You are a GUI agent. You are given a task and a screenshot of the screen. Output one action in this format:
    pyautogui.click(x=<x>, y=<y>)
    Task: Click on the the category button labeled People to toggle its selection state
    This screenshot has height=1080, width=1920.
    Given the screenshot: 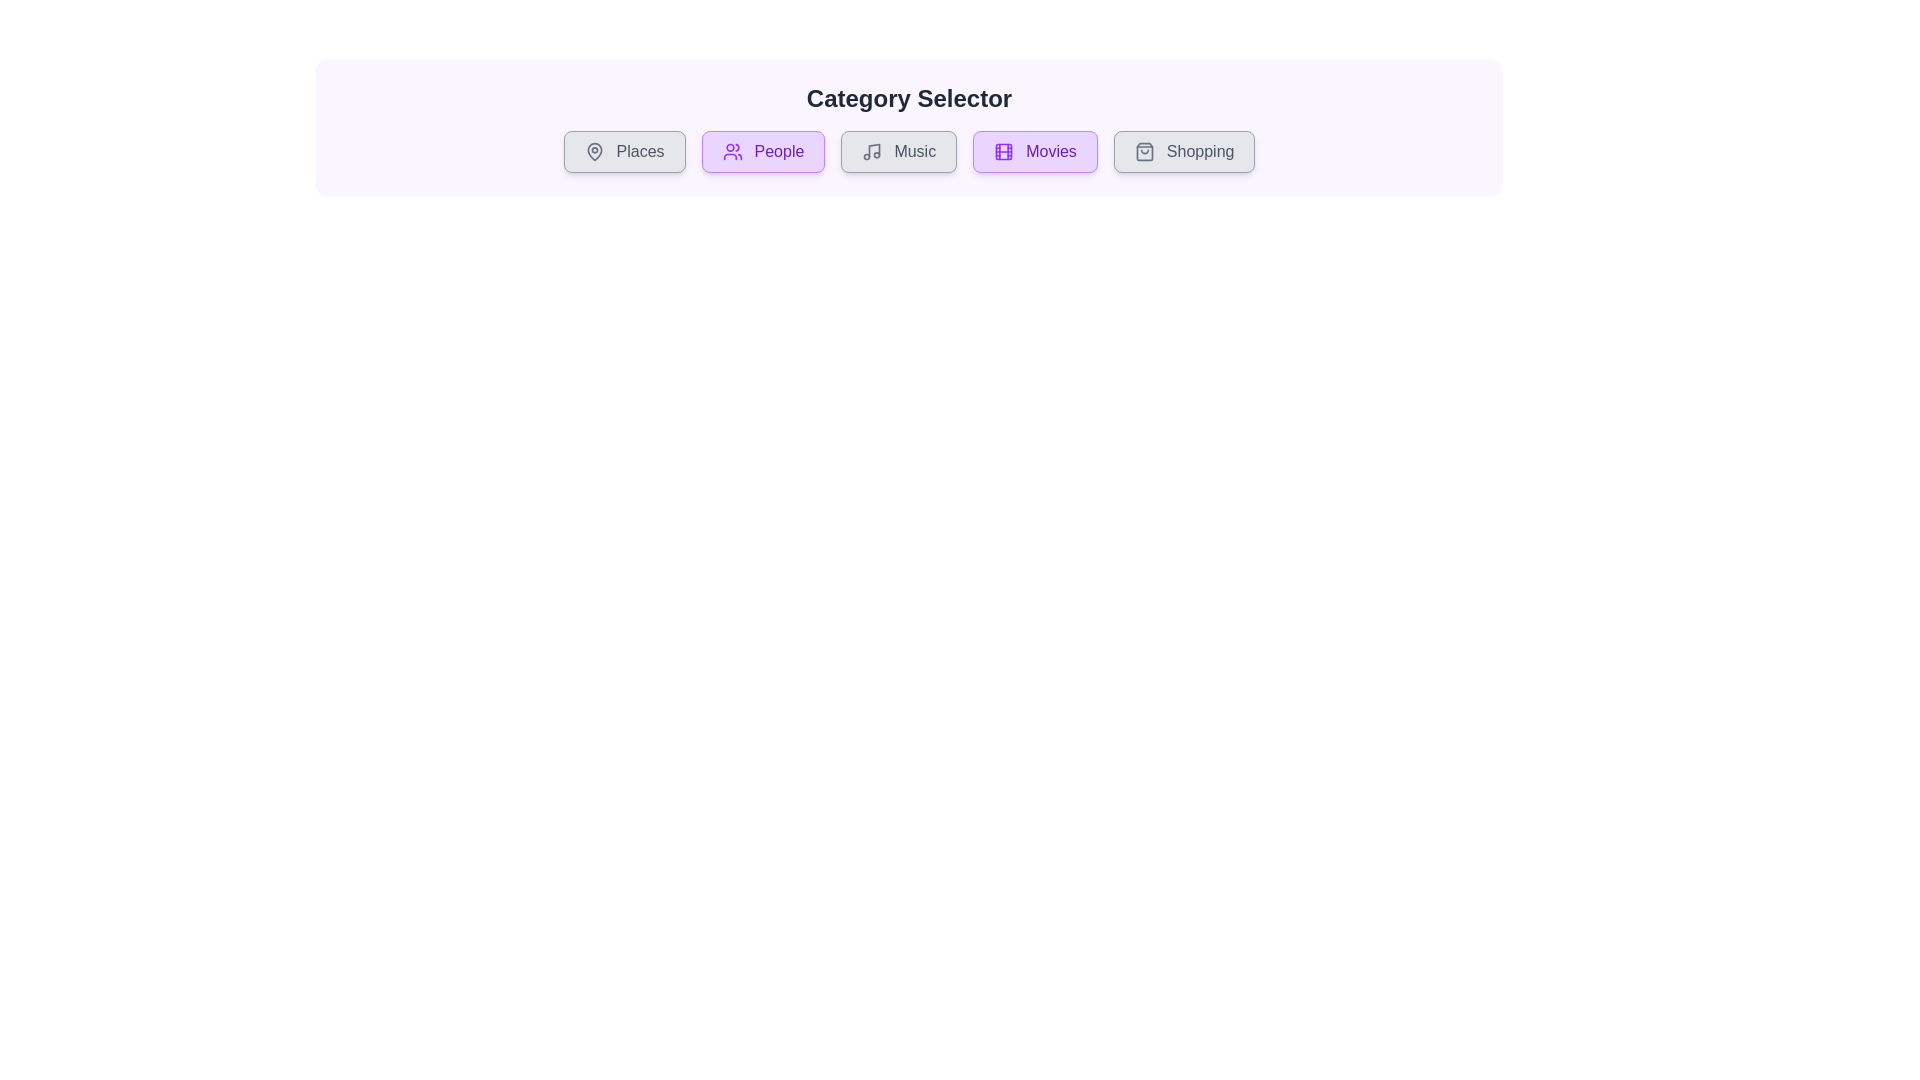 What is the action you would take?
    pyautogui.click(x=762, y=150)
    